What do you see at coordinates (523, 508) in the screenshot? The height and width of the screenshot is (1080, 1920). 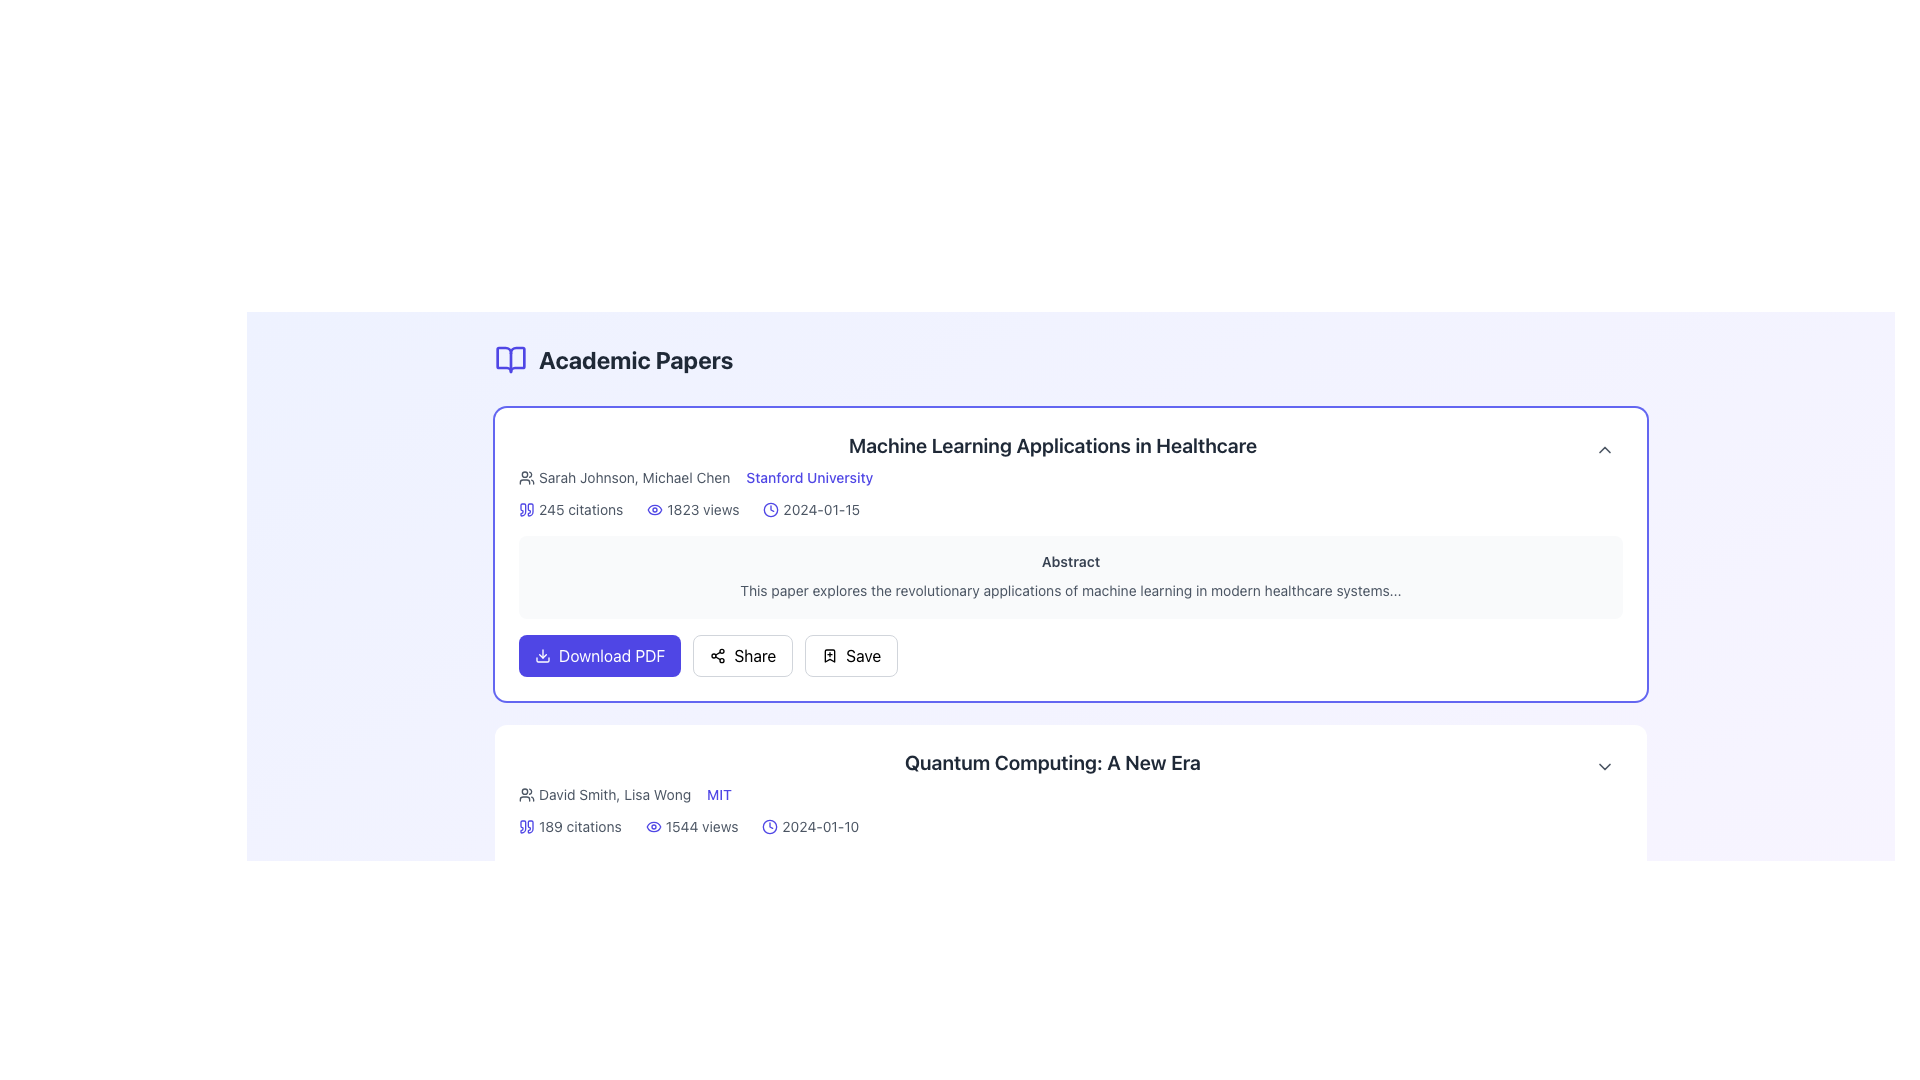 I see `the decorative icon representing quotation marks in the citation section of the first academic paper card on the page` at bounding box center [523, 508].